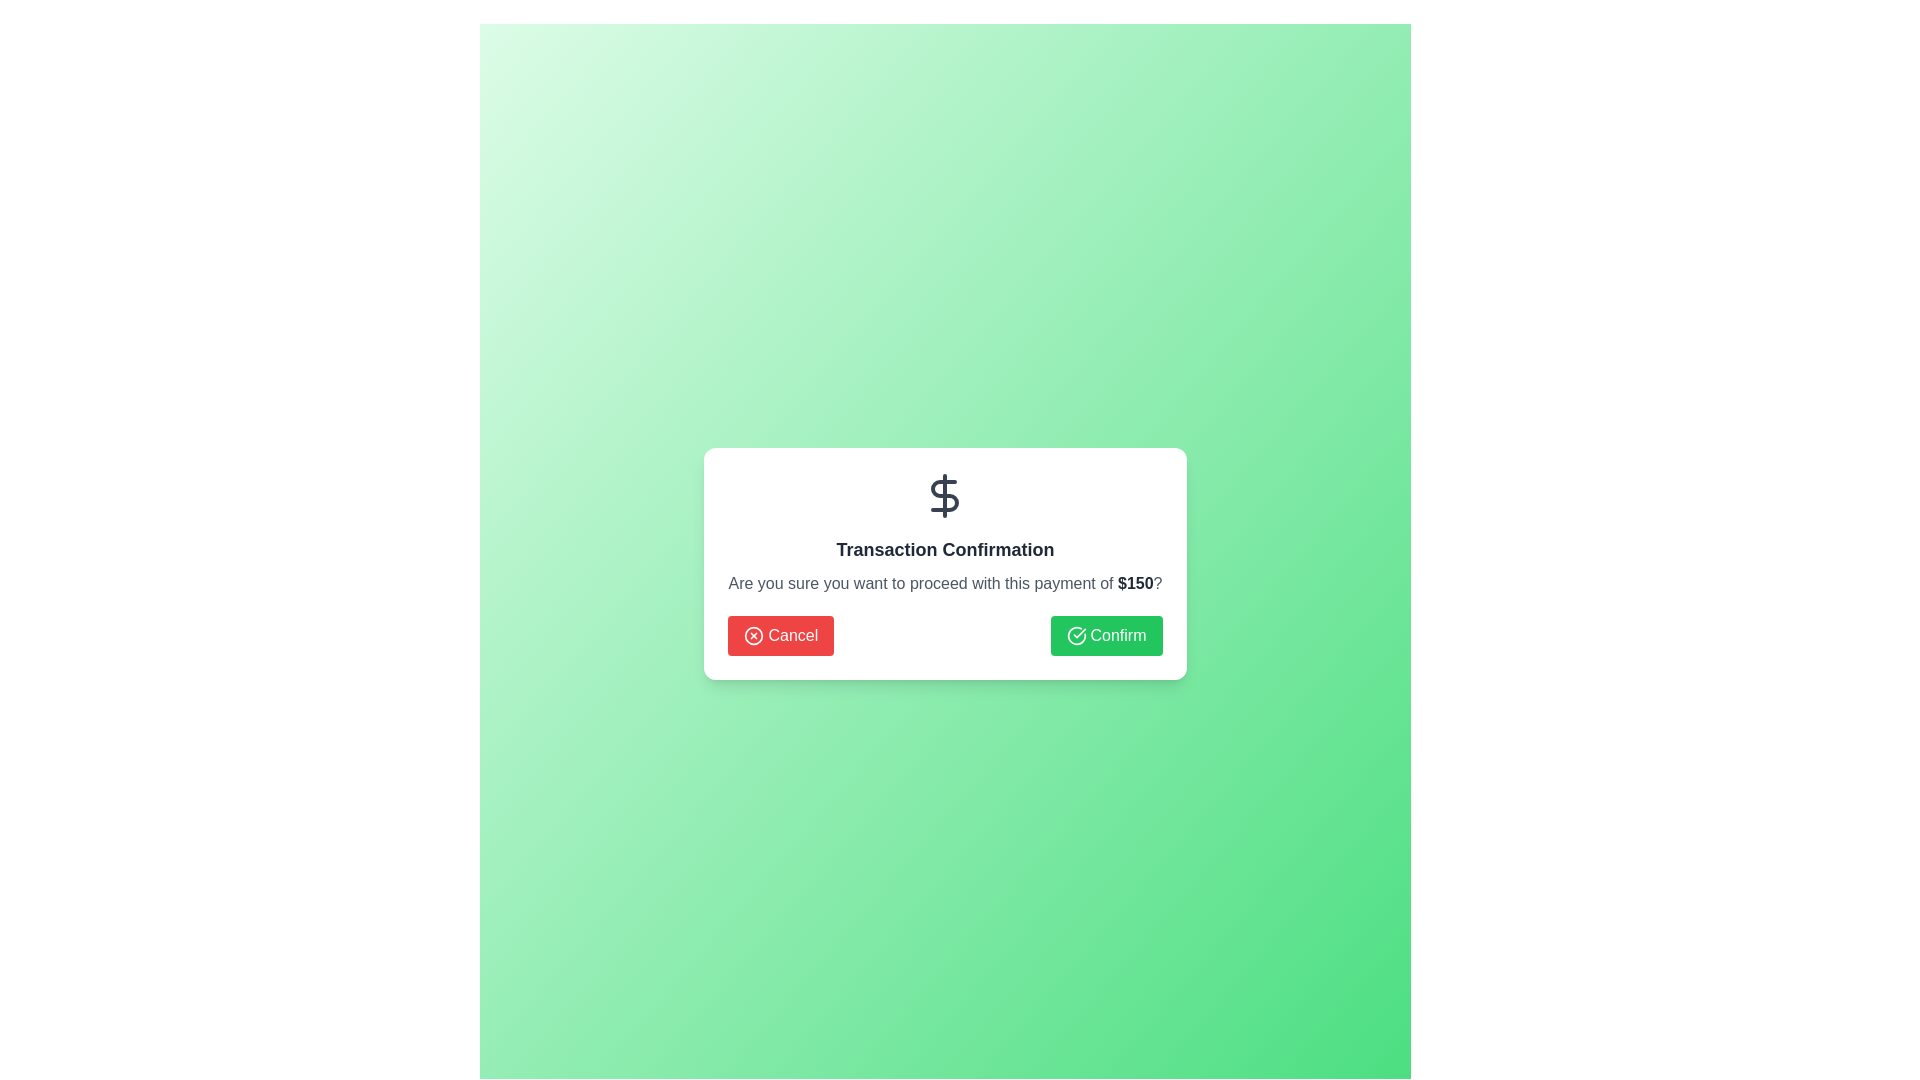 The image size is (1920, 1080). What do you see at coordinates (944, 550) in the screenshot?
I see `the 'Transaction Confirmation' label, which is displayed in bold and larger font, colored dark gray (#4A4A4A), and located in the center of the modal dialog box` at bounding box center [944, 550].